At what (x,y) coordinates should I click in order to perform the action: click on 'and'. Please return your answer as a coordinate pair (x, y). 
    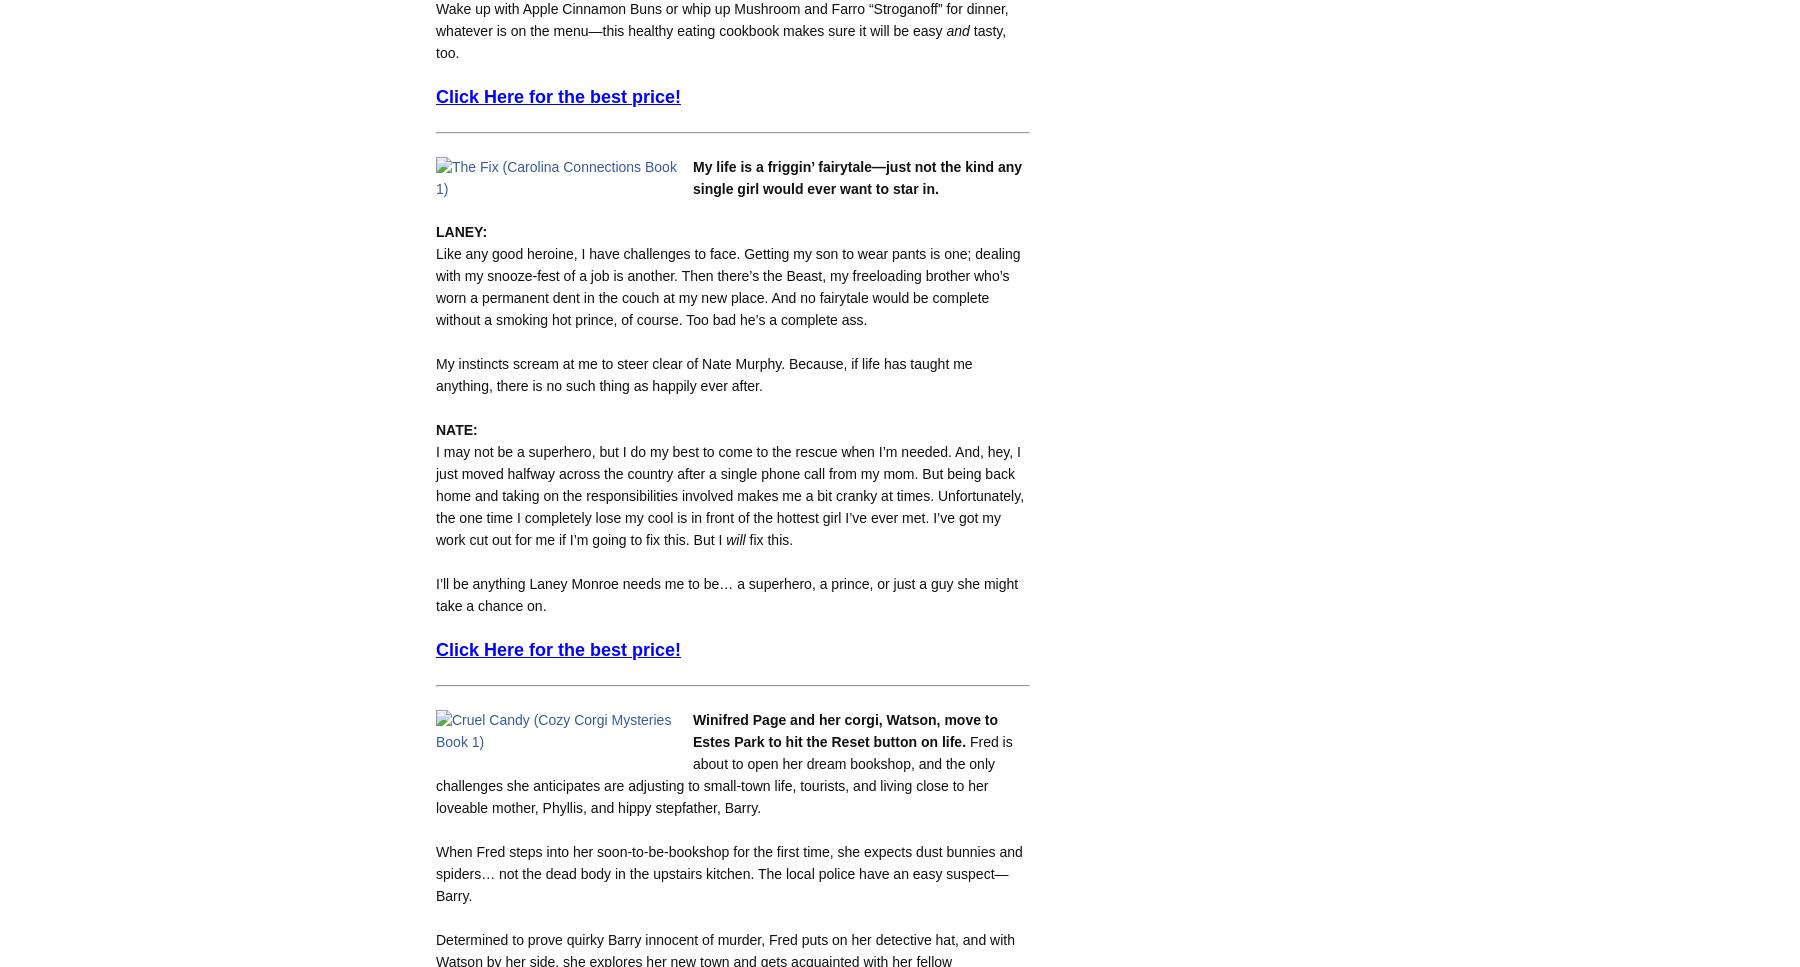
    Looking at the image, I should click on (956, 29).